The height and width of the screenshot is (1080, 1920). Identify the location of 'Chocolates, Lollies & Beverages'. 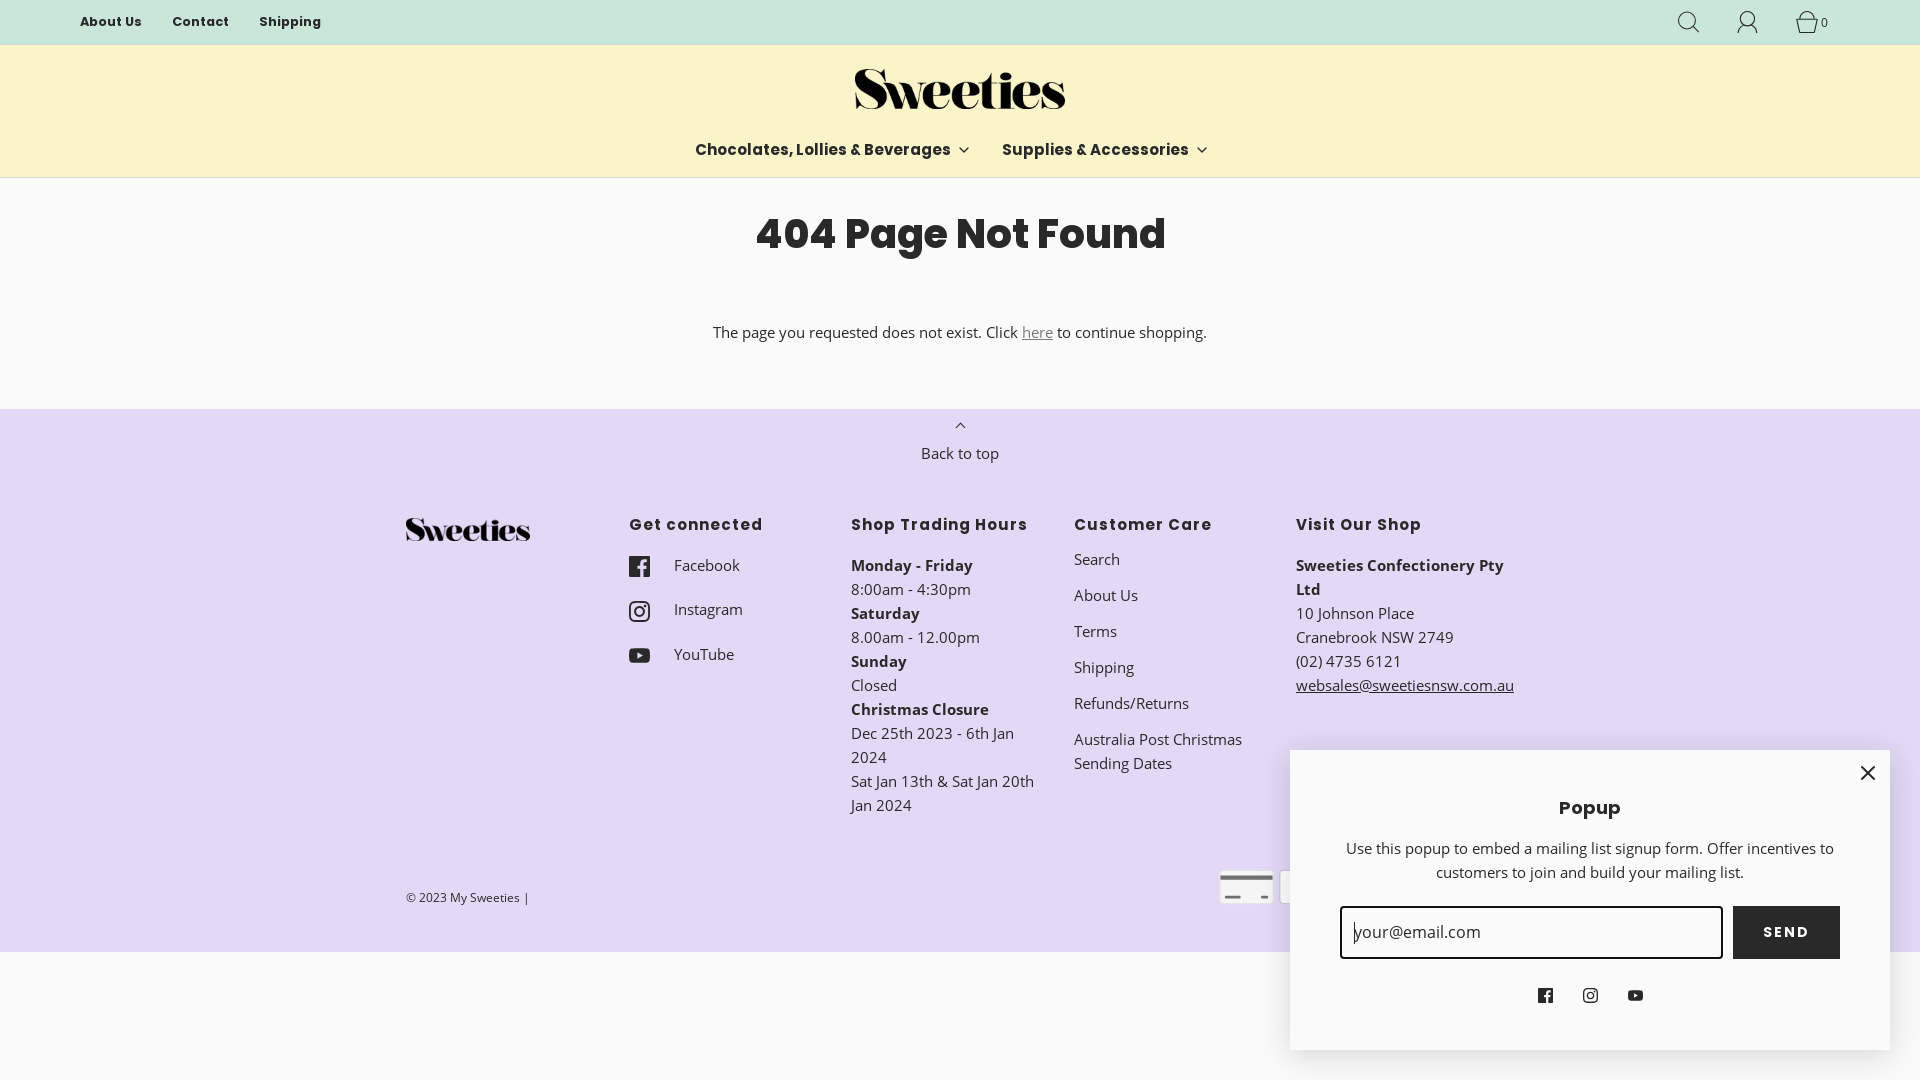
(833, 149).